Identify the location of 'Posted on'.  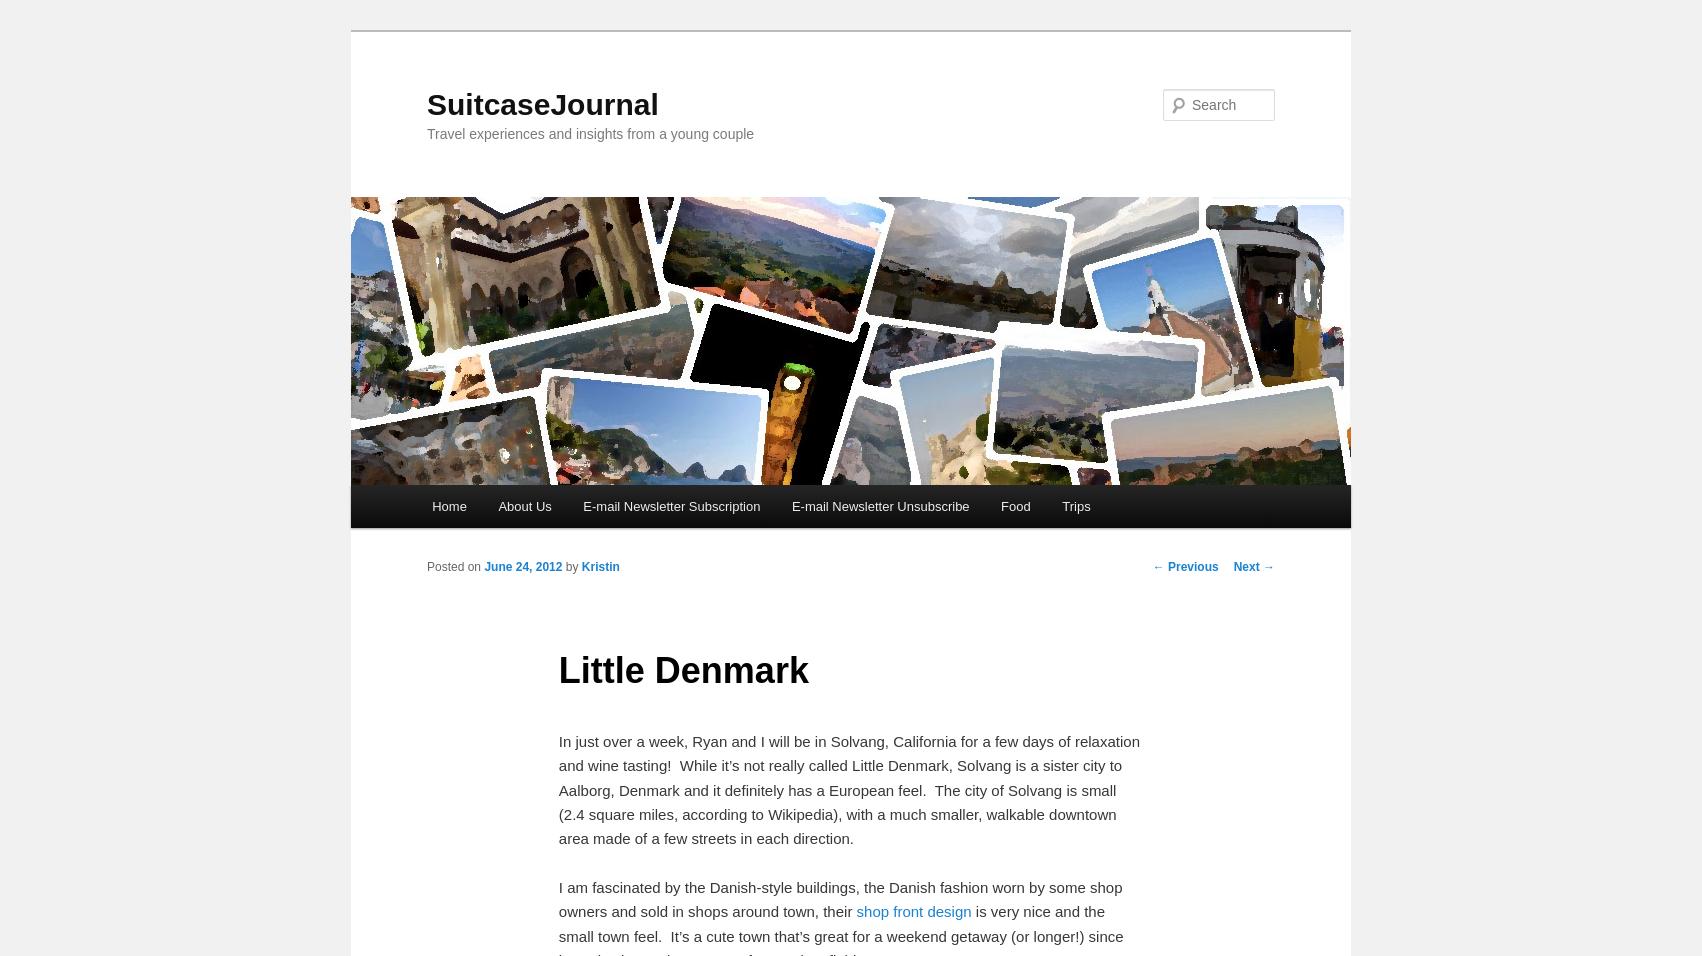
(454, 566).